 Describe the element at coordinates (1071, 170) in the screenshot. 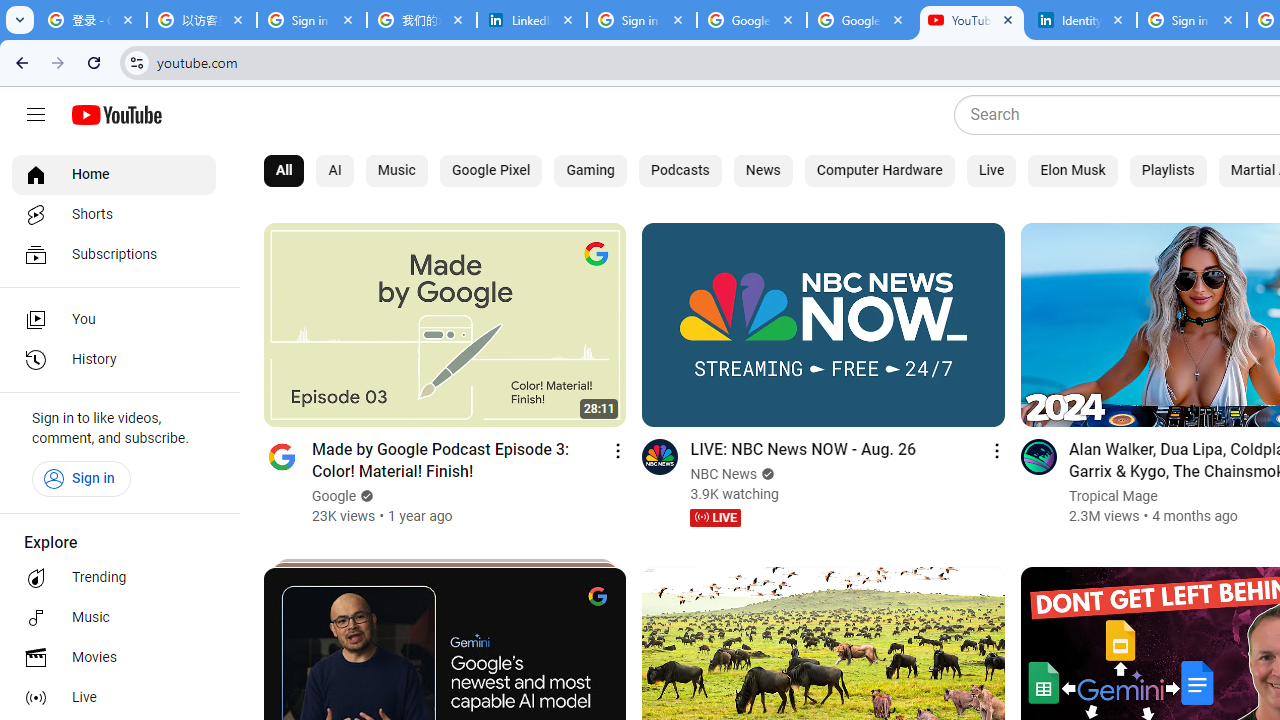

I see `'Elon Musk'` at that location.